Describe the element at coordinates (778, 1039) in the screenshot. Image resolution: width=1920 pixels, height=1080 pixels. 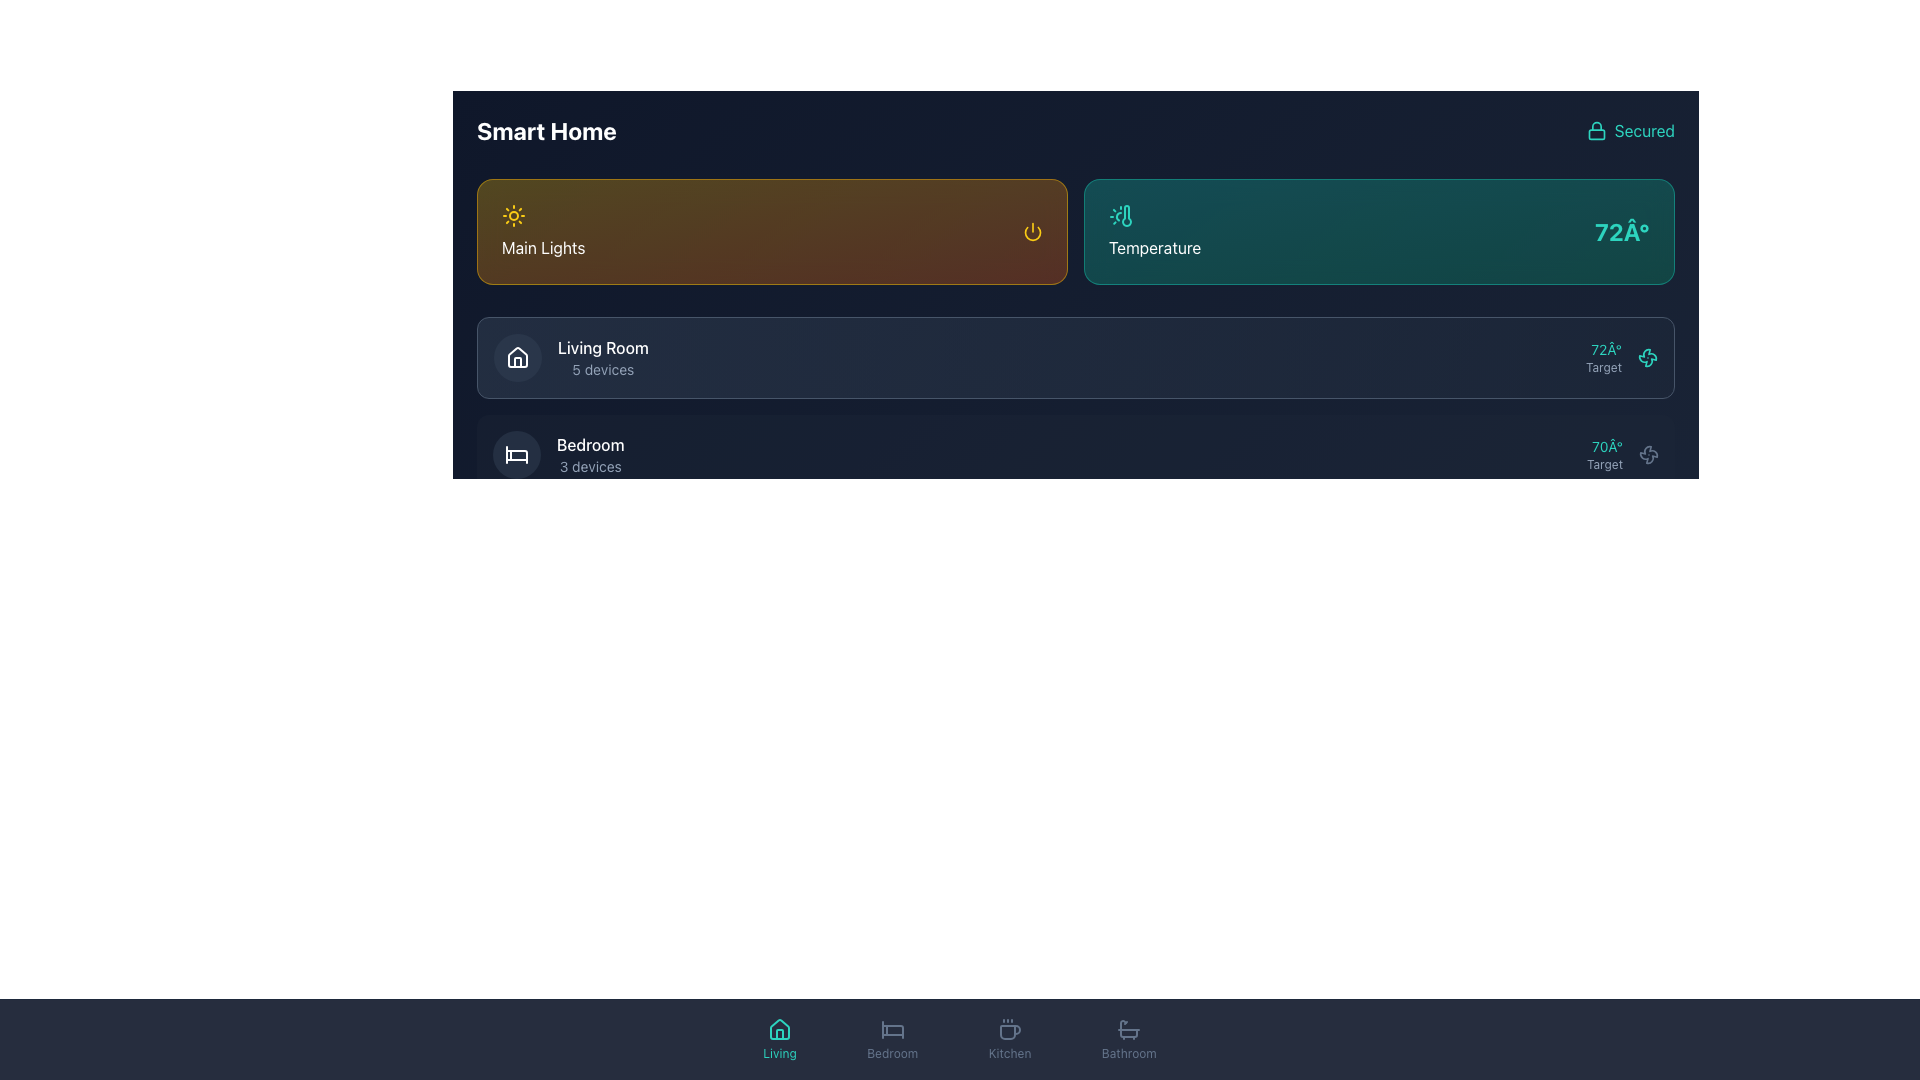
I see `the 'Living' button, which features a teal outlined house icon above the text 'Living'` at that location.